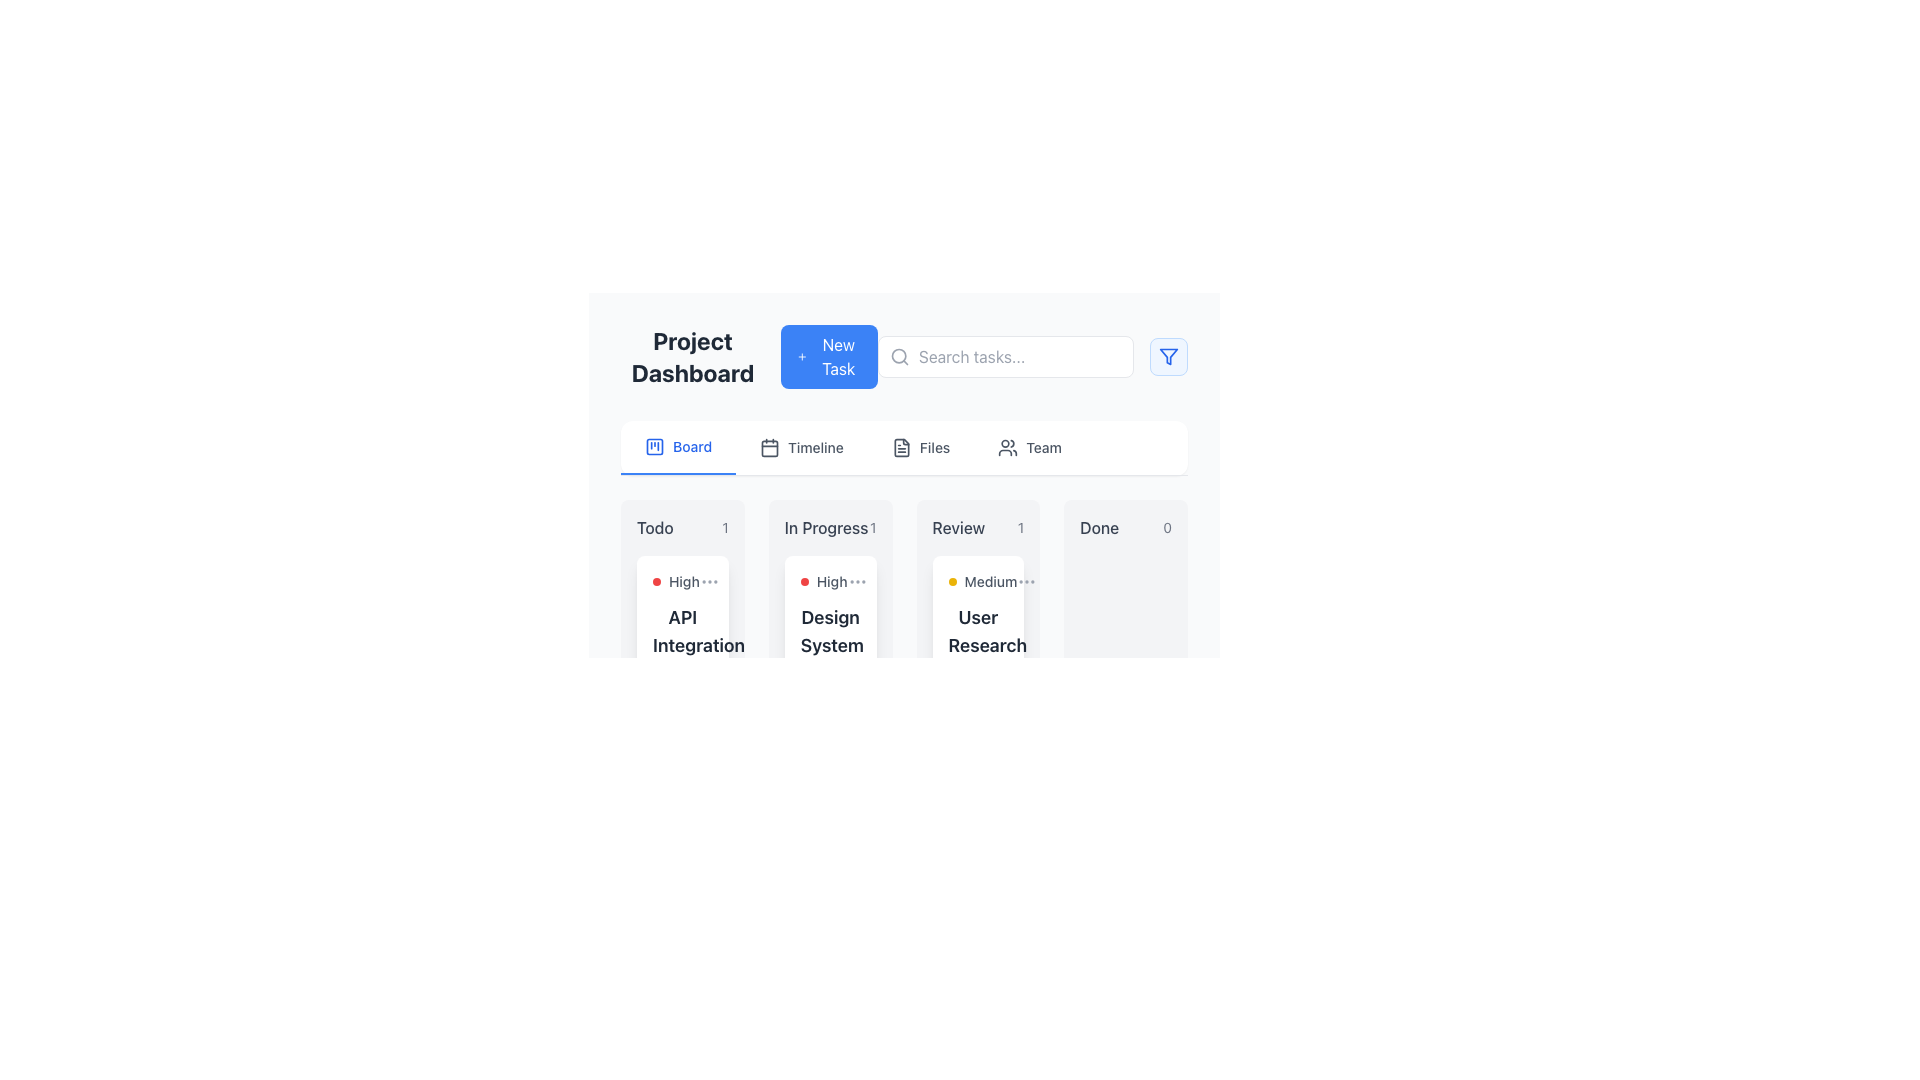  What do you see at coordinates (801, 446) in the screenshot?
I see `the 'Timeline' button, which features a calendar icon and a grey label that turns blue when interacted with, to change its text color` at bounding box center [801, 446].